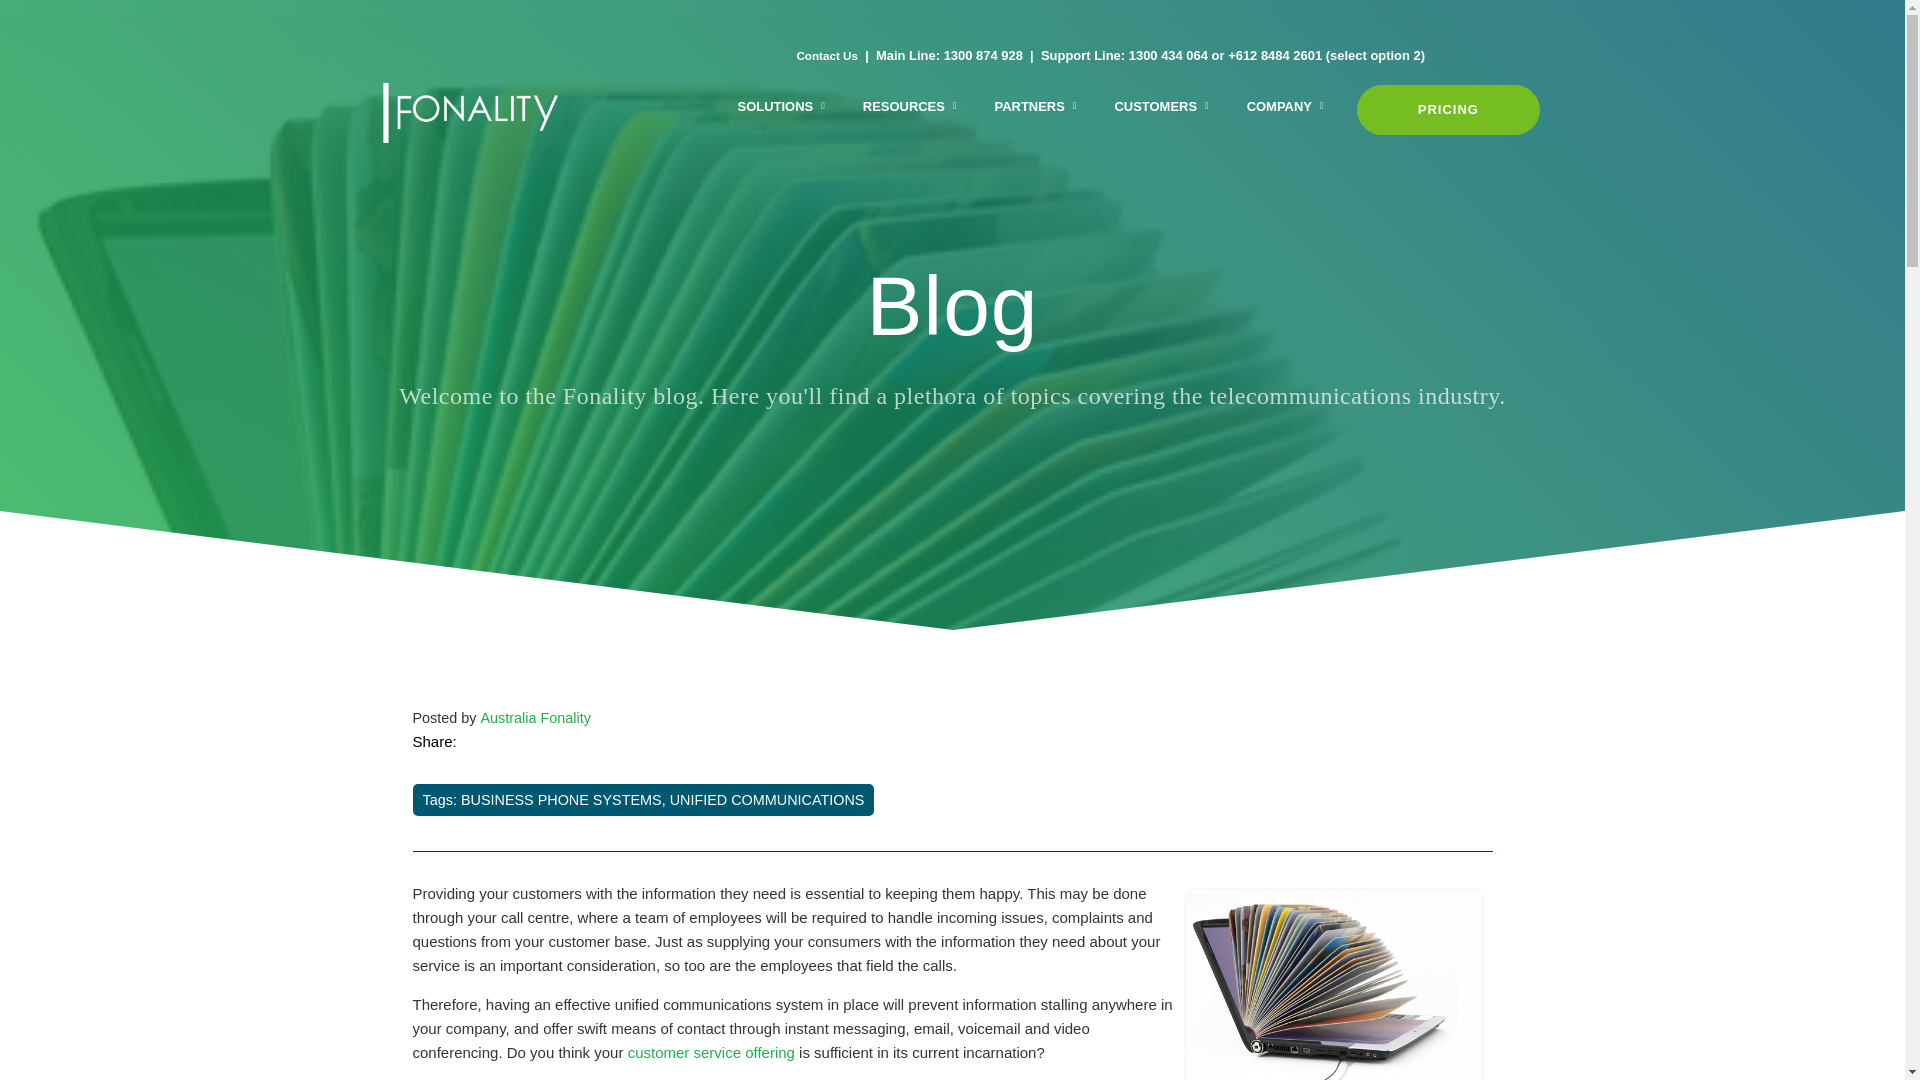 This screenshot has height=1080, width=1920. Describe the element at coordinates (459, 798) in the screenshot. I see `'BUSINESS PHONE SYSTEMS'` at that location.